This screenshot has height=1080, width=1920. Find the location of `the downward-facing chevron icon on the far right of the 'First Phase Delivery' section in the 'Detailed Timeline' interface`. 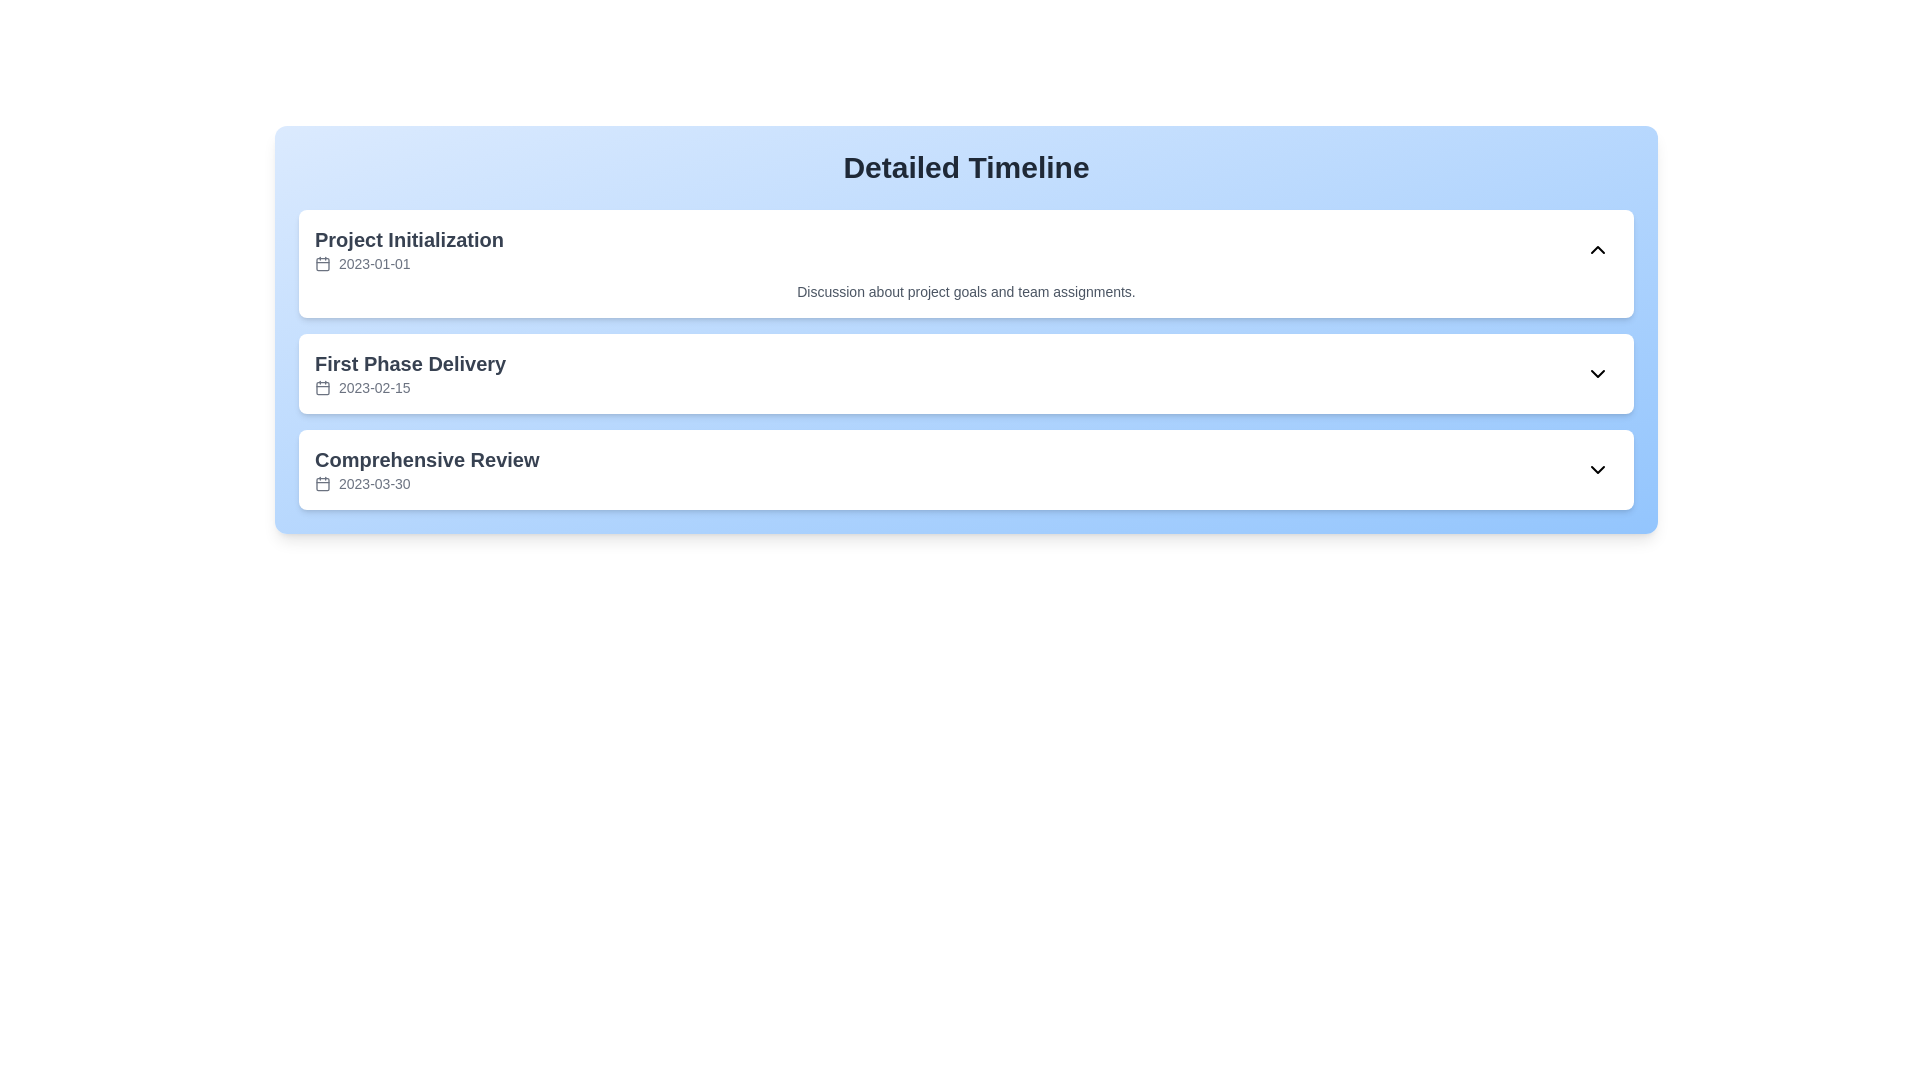

the downward-facing chevron icon on the far right of the 'First Phase Delivery' section in the 'Detailed Timeline' interface is located at coordinates (1597, 374).